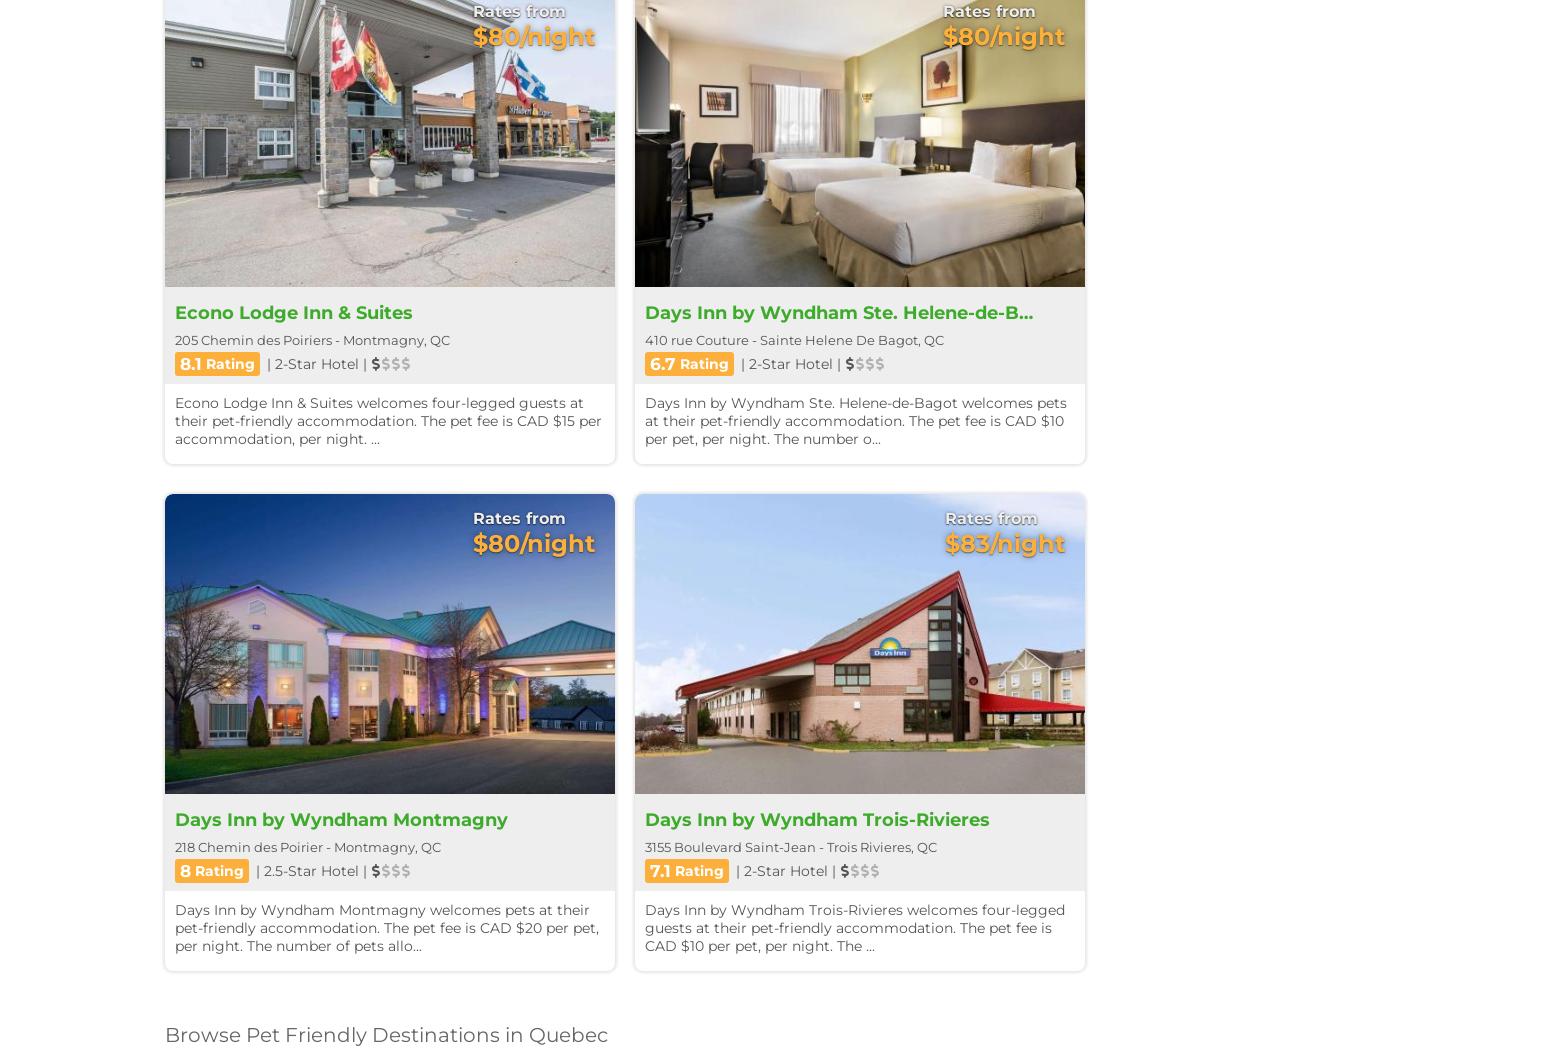 This screenshot has width=1550, height=1056. What do you see at coordinates (386, 926) in the screenshot?
I see `'Days Inn by Wyndham Montmagny welcomes pets at their pet-friendly accommodation. The pet fee is CAD $20 per pet, per night. The number of pets allo...'` at bounding box center [386, 926].